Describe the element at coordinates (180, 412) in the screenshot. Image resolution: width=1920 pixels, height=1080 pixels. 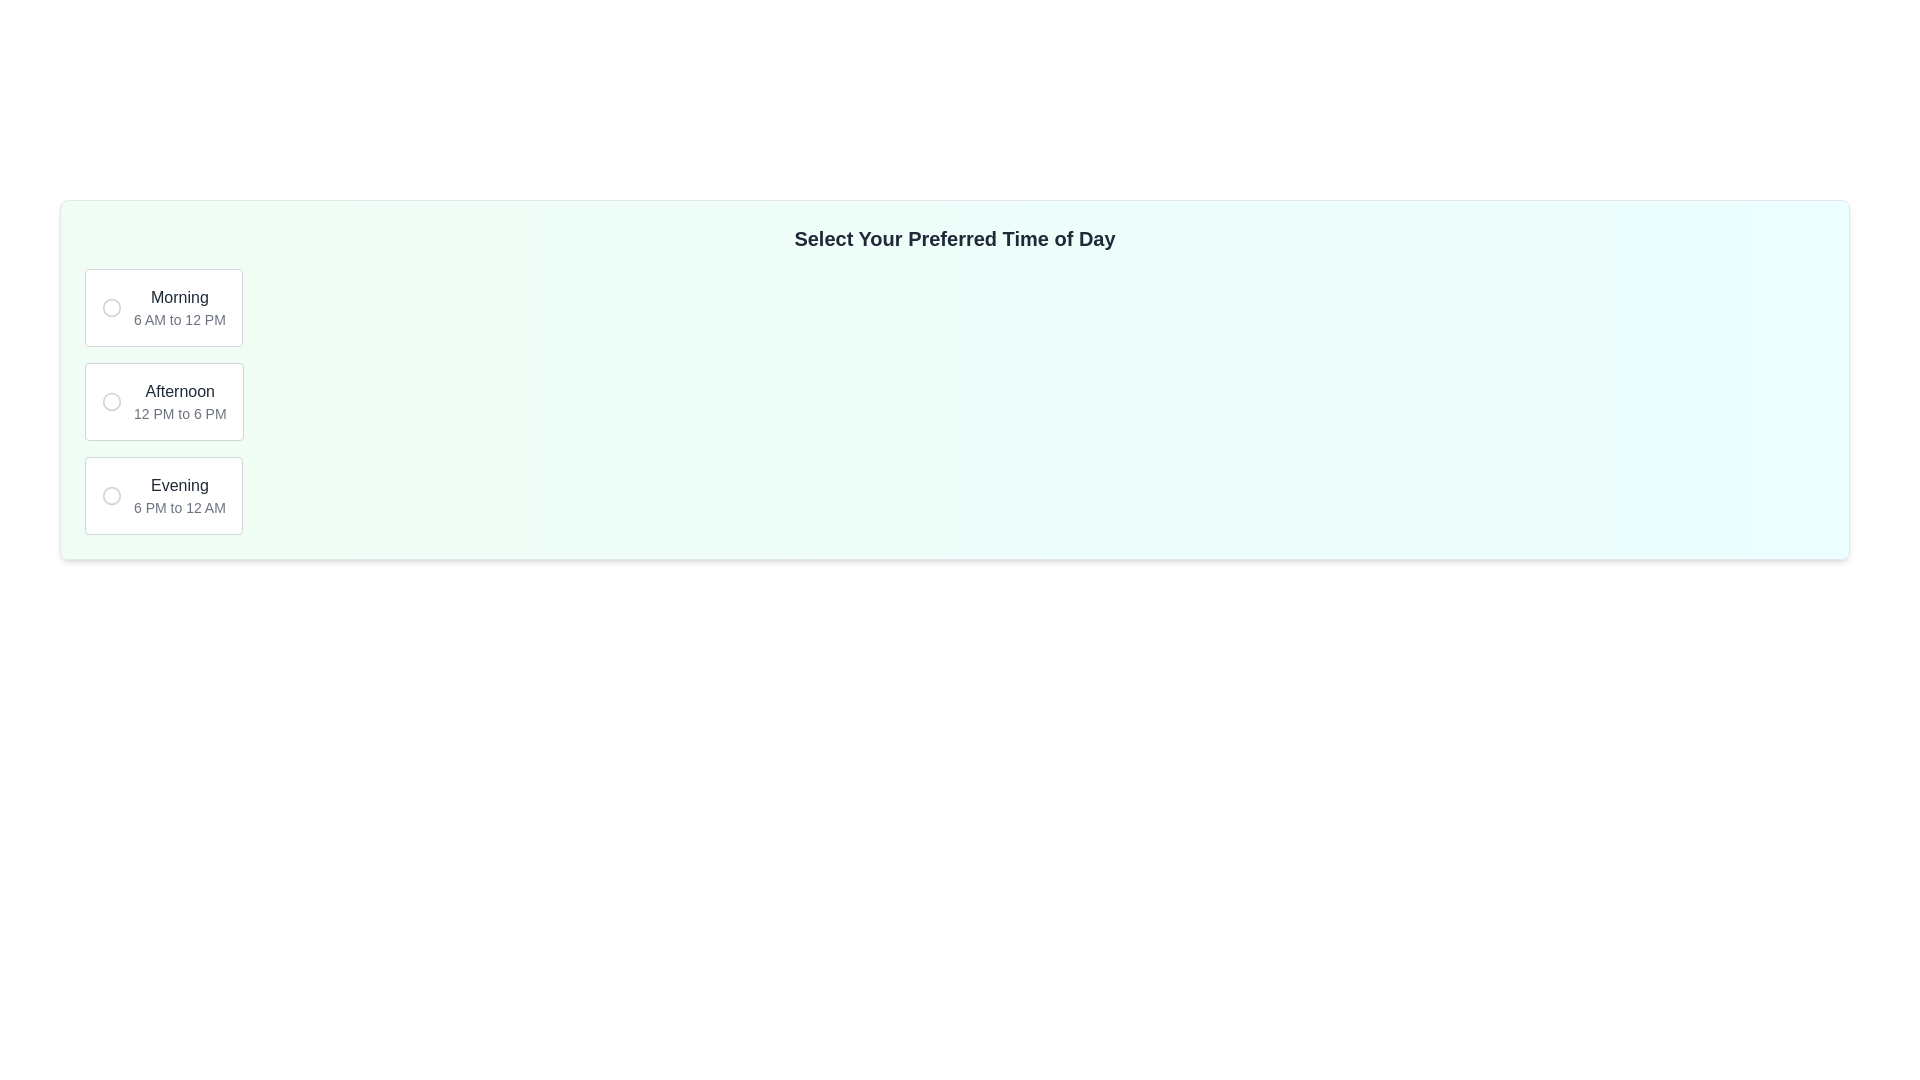
I see `the text element styled in small gray font reading '12 PM to 6 PM', which is located beneath the 'Afternoon' label` at that location.